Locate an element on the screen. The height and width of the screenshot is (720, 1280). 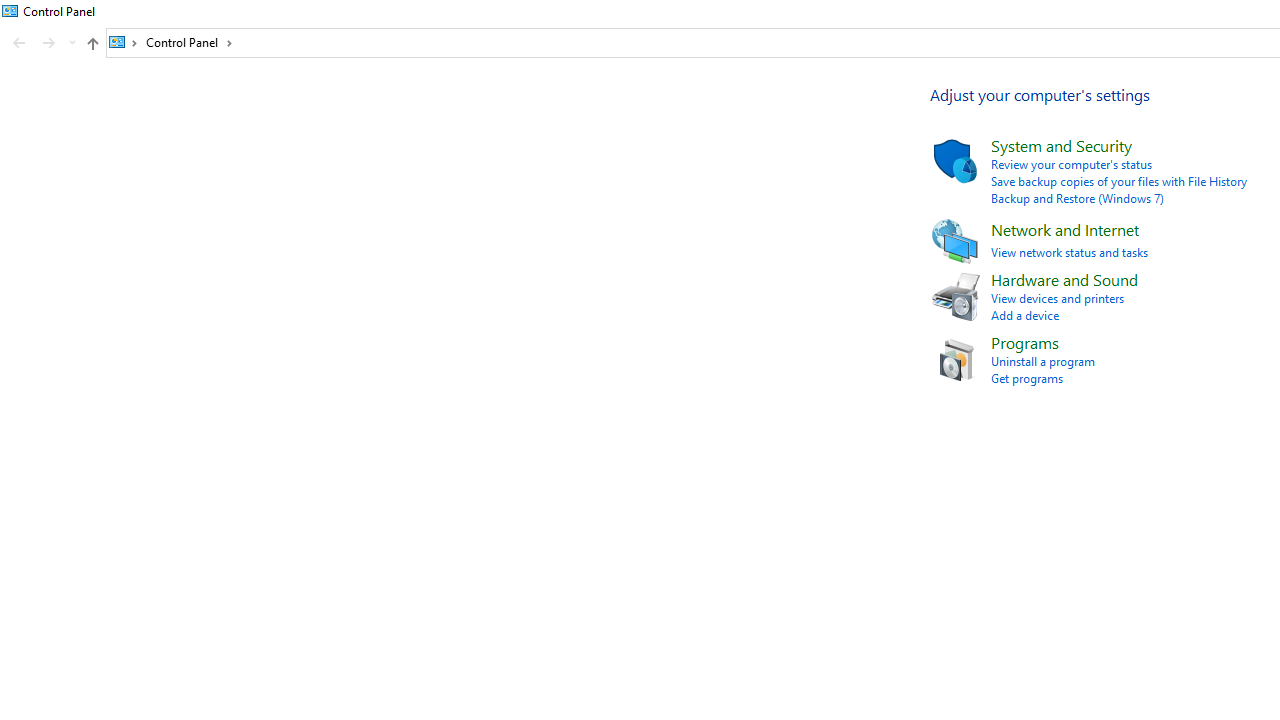
'Backup and Restore (Windows 7)' is located at coordinates (1076, 198).